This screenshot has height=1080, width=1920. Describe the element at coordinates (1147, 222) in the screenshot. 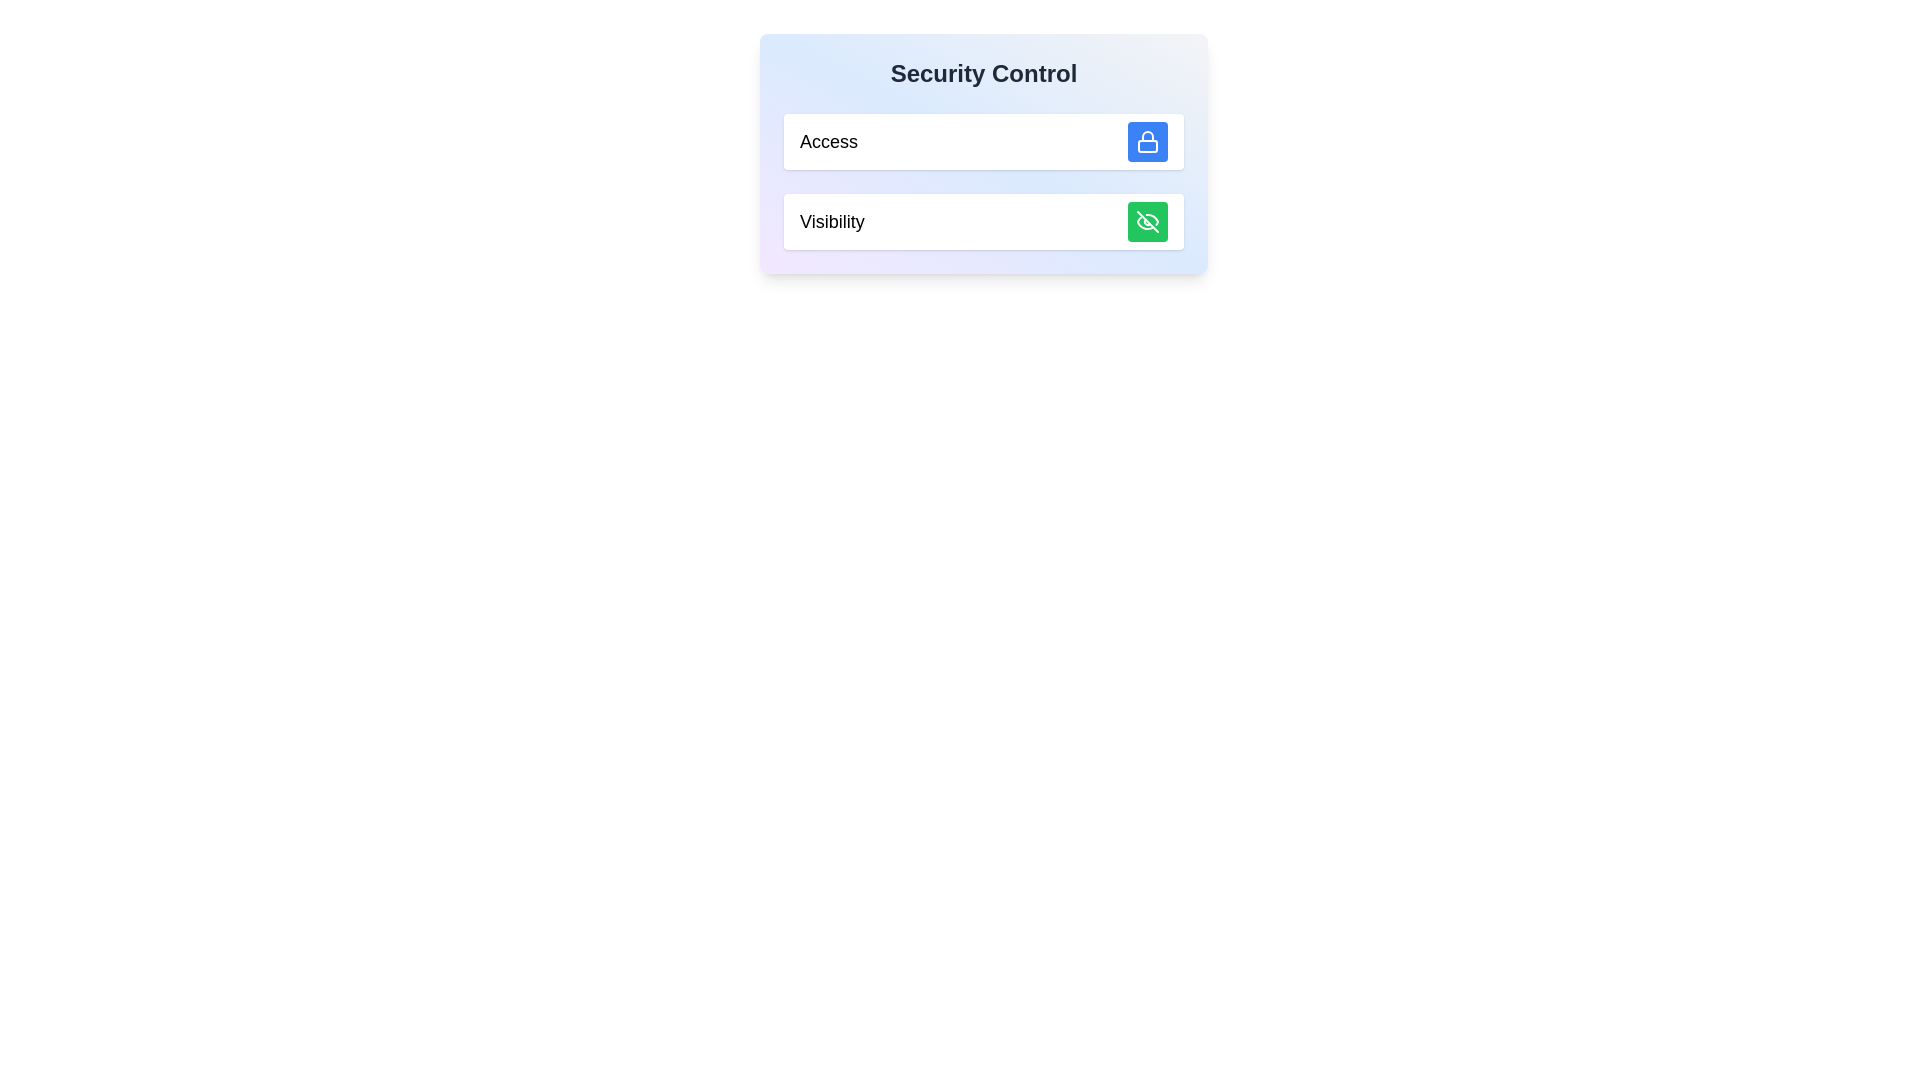

I see `the diagonal line of the 'eye-off' icon located at the bottom-right of the 'Visibility' row in the 'Security Control' panel` at that location.